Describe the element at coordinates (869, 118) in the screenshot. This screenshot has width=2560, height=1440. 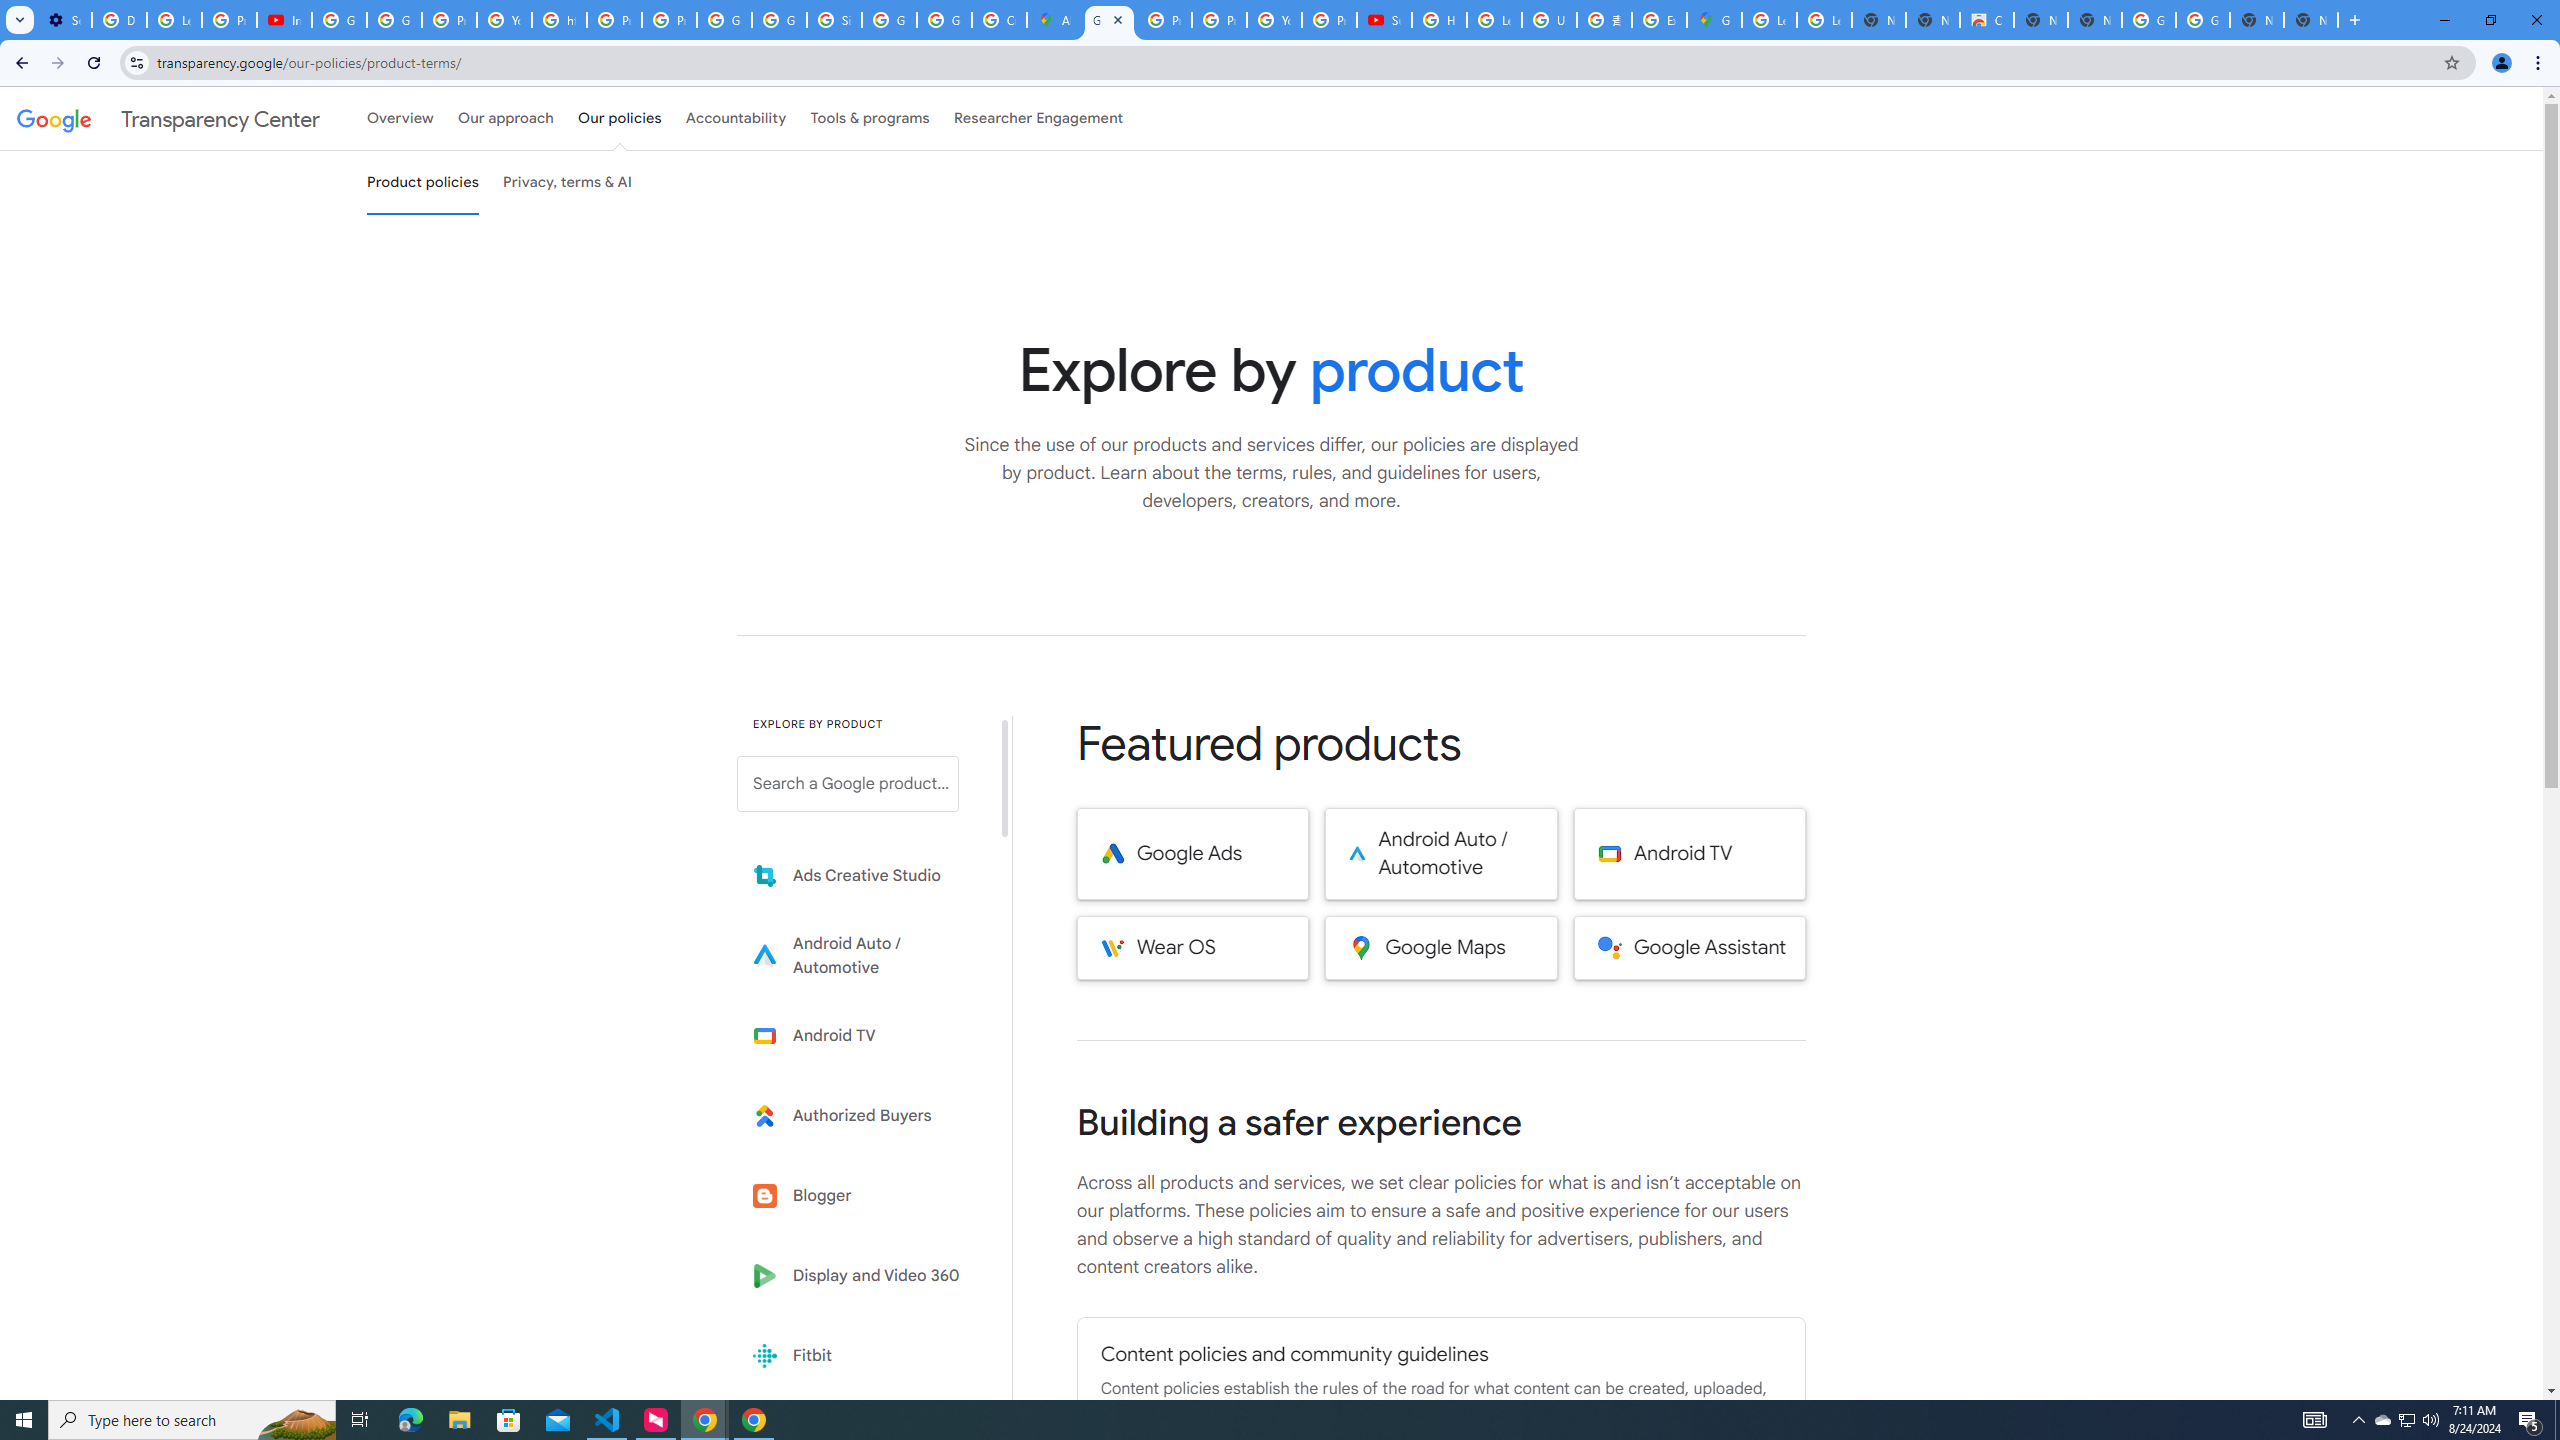
I see `'Tools & programs'` at that location.